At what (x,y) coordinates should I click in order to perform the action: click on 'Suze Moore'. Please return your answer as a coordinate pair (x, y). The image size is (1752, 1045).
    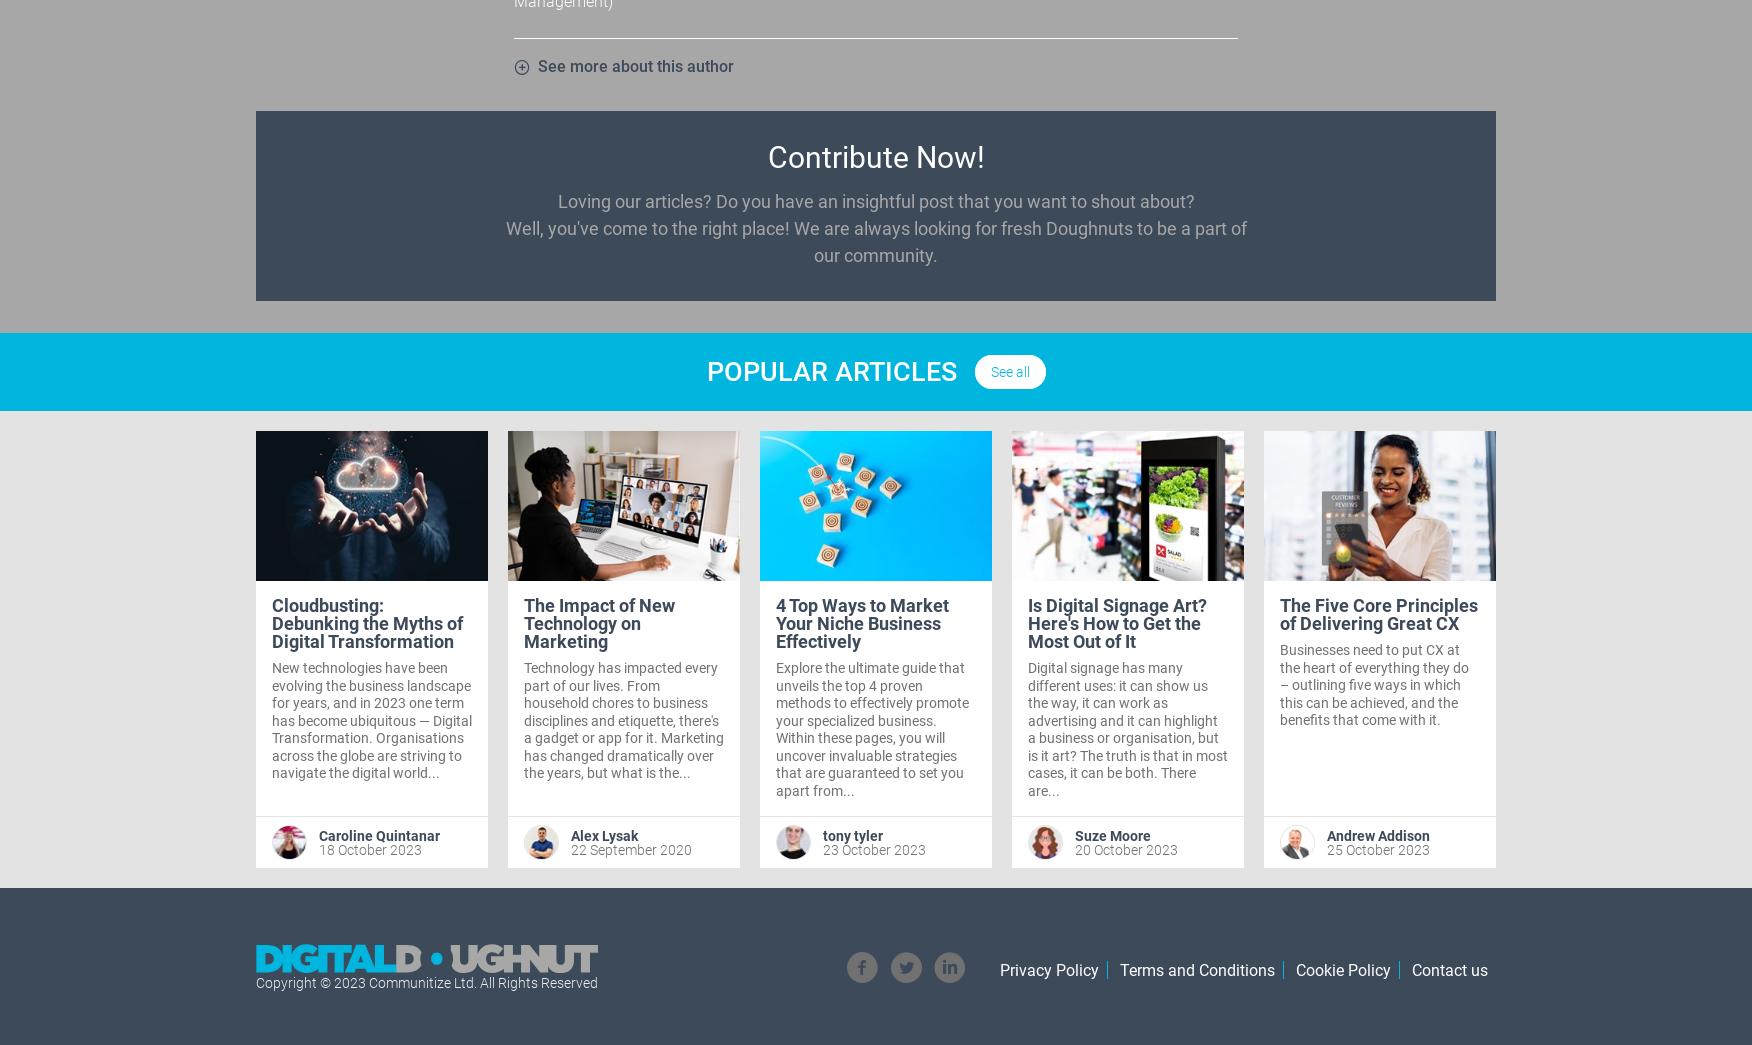
    Looking at the image, I should click on (1112, 833).